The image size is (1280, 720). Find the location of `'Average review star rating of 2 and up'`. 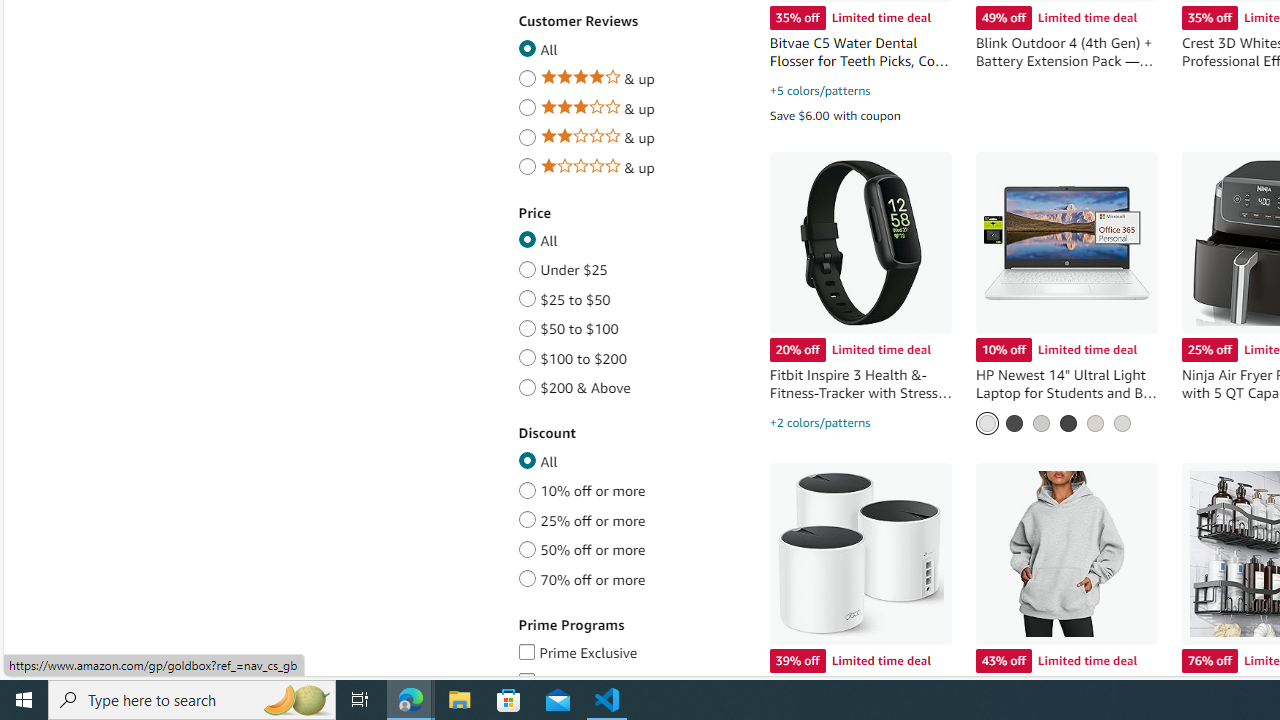

'Average review star rating of 2 and up' is located at coordinates (527, 134).